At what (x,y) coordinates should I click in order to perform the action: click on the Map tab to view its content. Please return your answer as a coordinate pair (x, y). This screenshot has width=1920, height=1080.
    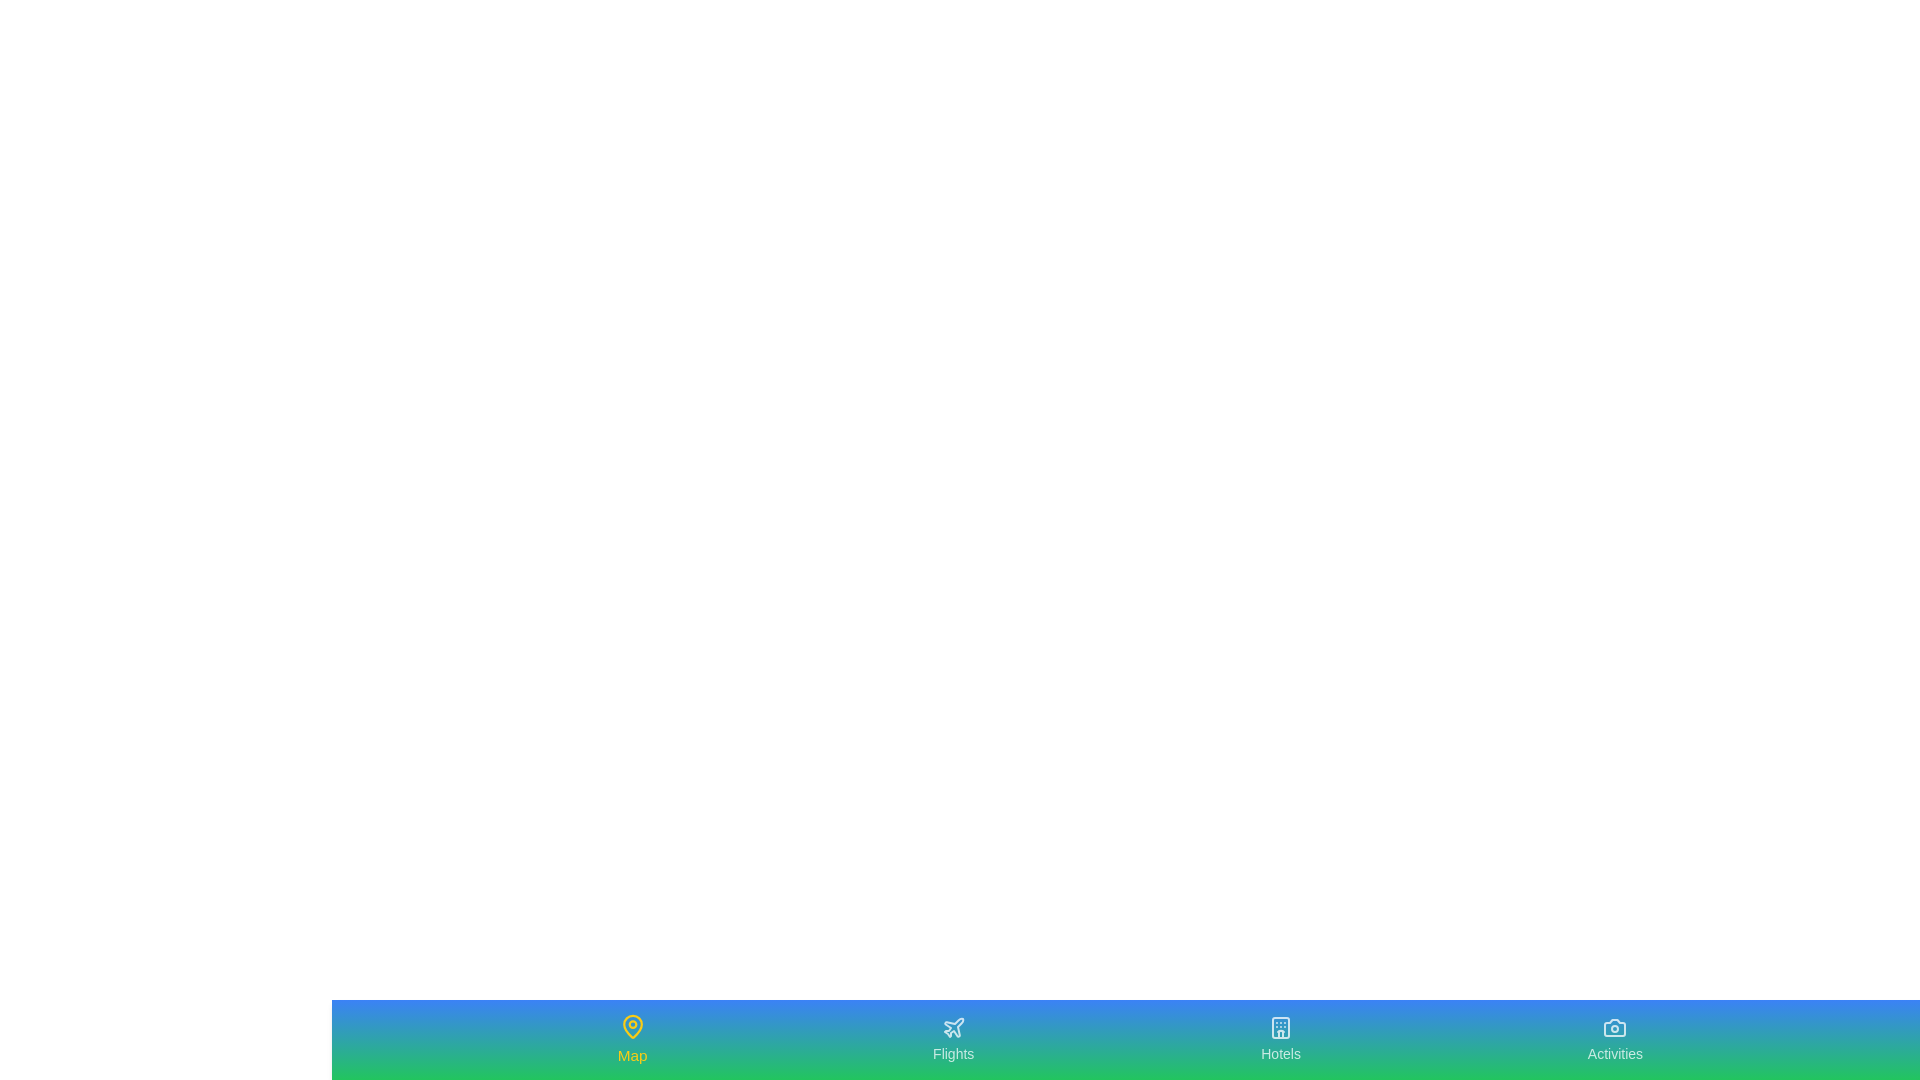
    Looking at the image, I should click on (631, 1039).